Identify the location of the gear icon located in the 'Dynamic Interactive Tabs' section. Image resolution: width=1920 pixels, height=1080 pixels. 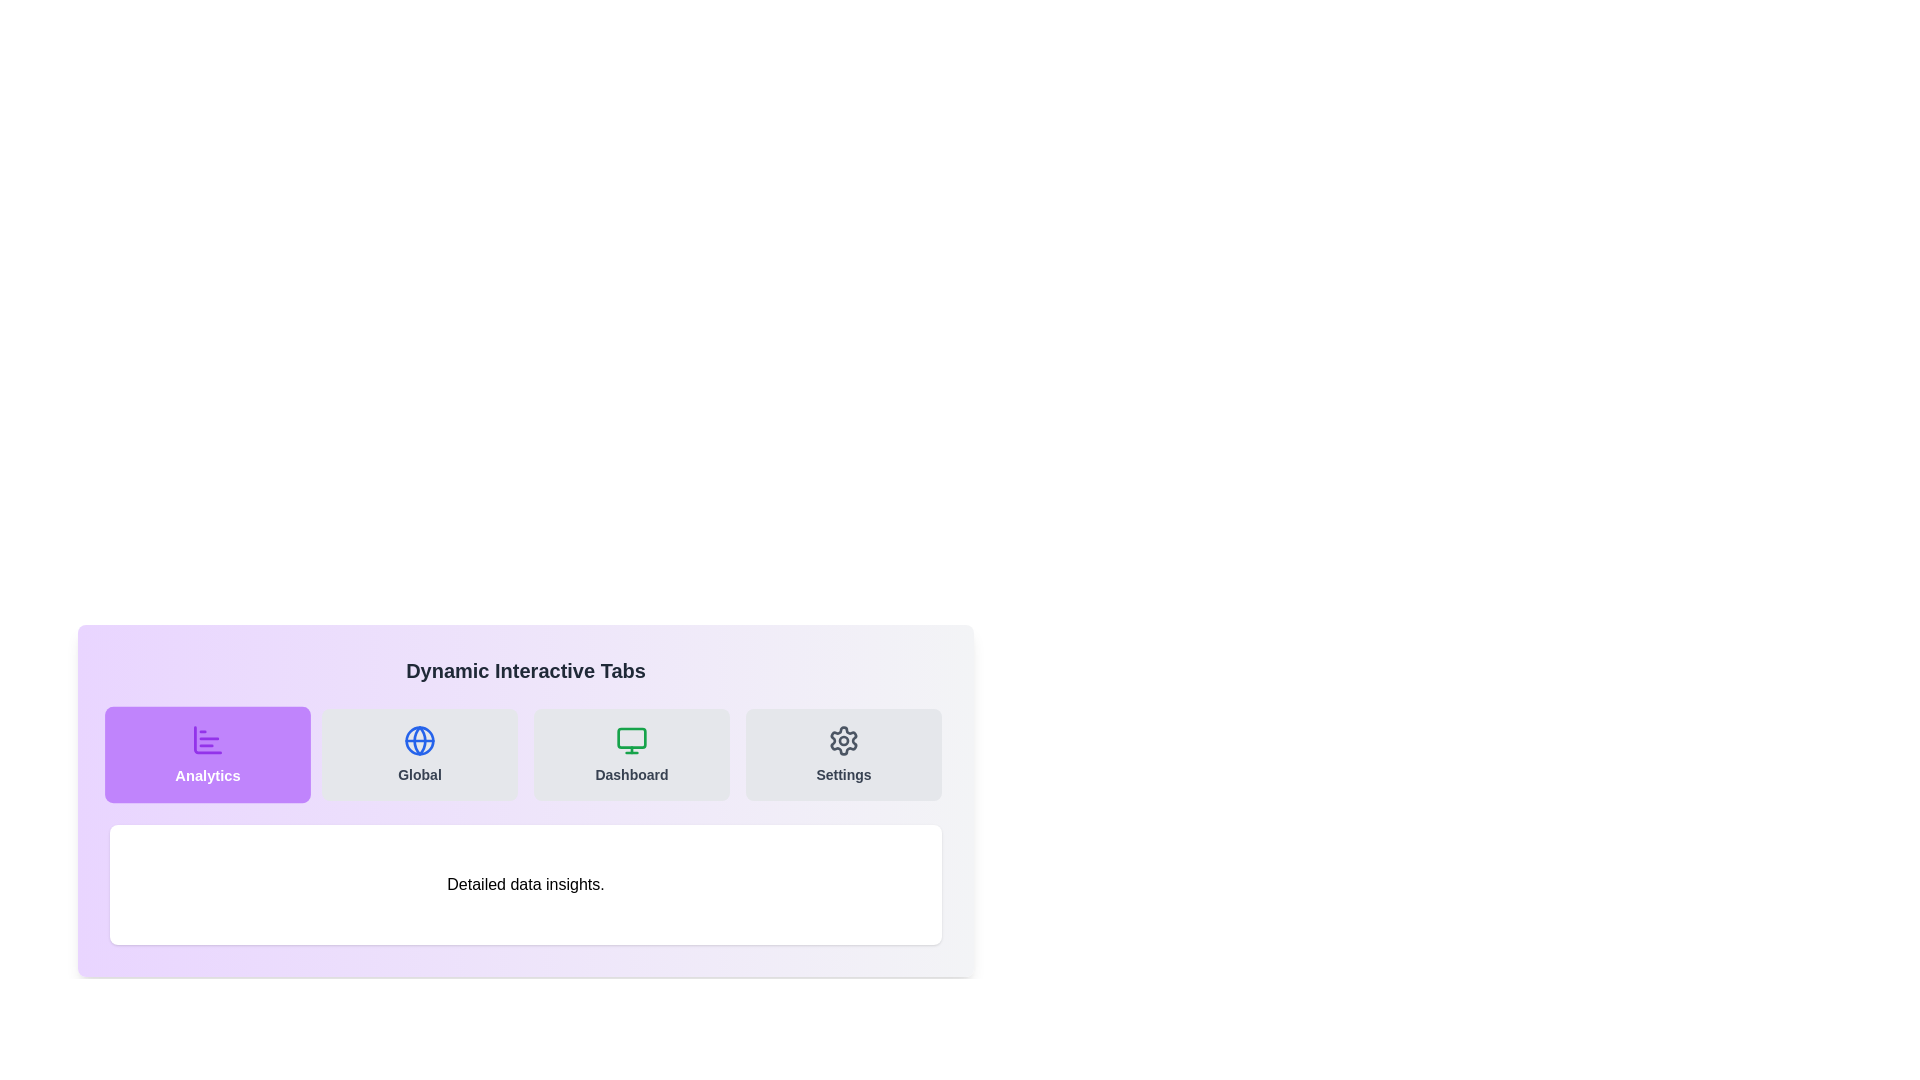
(844, 740).